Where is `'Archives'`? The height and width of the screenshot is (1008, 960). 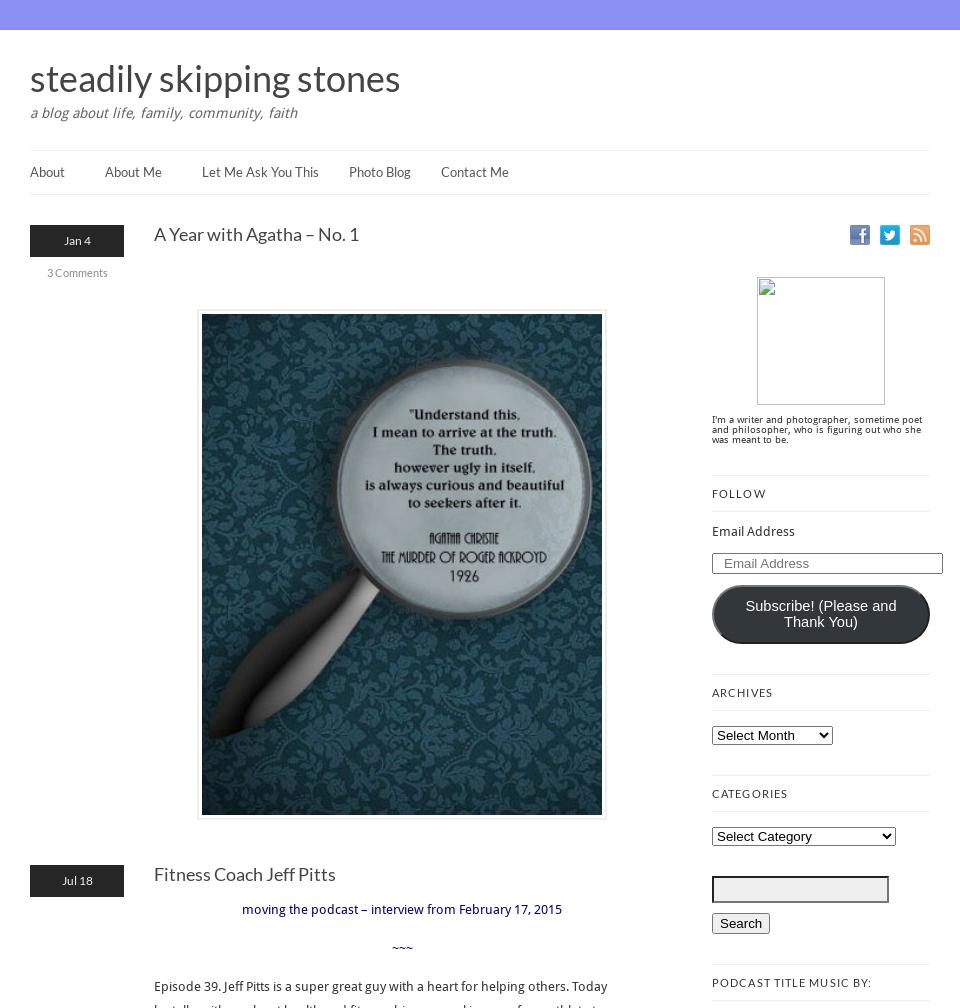 'Archives' is located at coordinates (740, 692).